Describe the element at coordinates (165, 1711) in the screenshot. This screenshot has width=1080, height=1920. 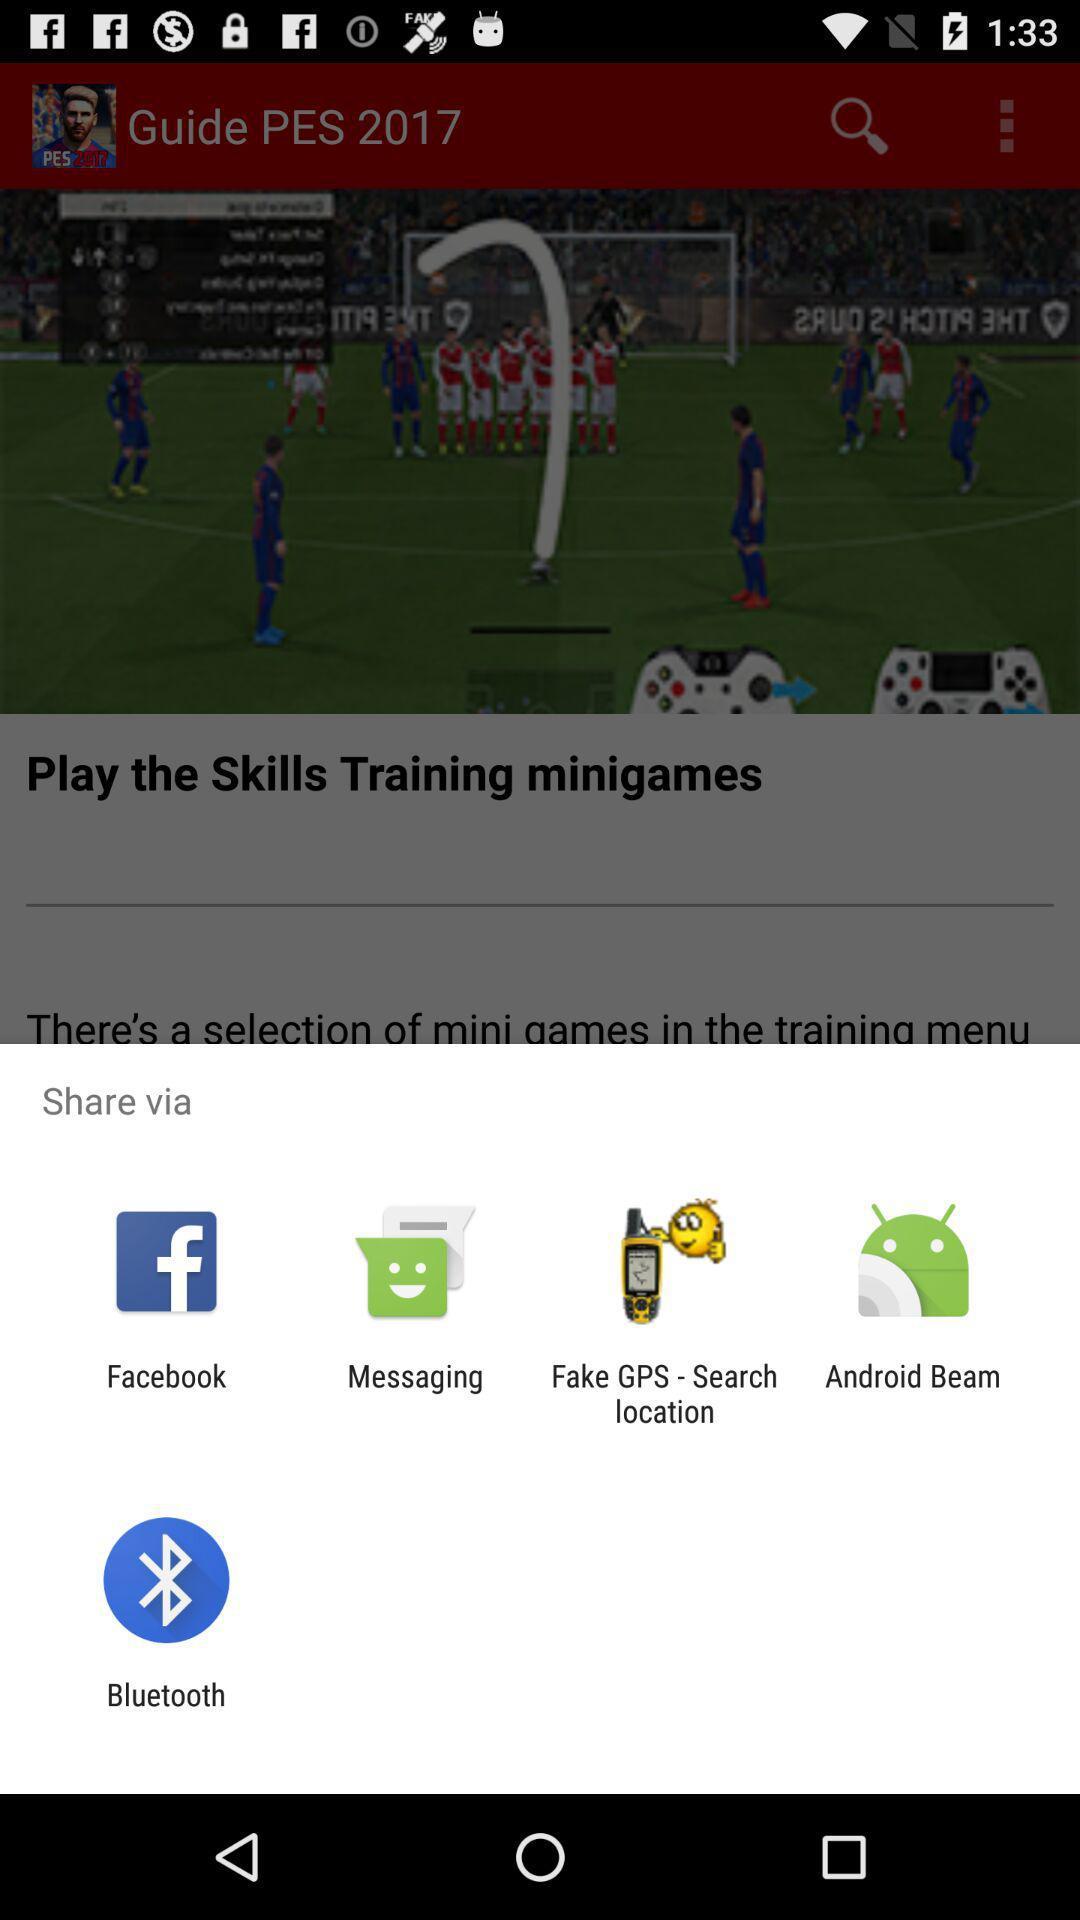
I see `the bluetooth` at that location.